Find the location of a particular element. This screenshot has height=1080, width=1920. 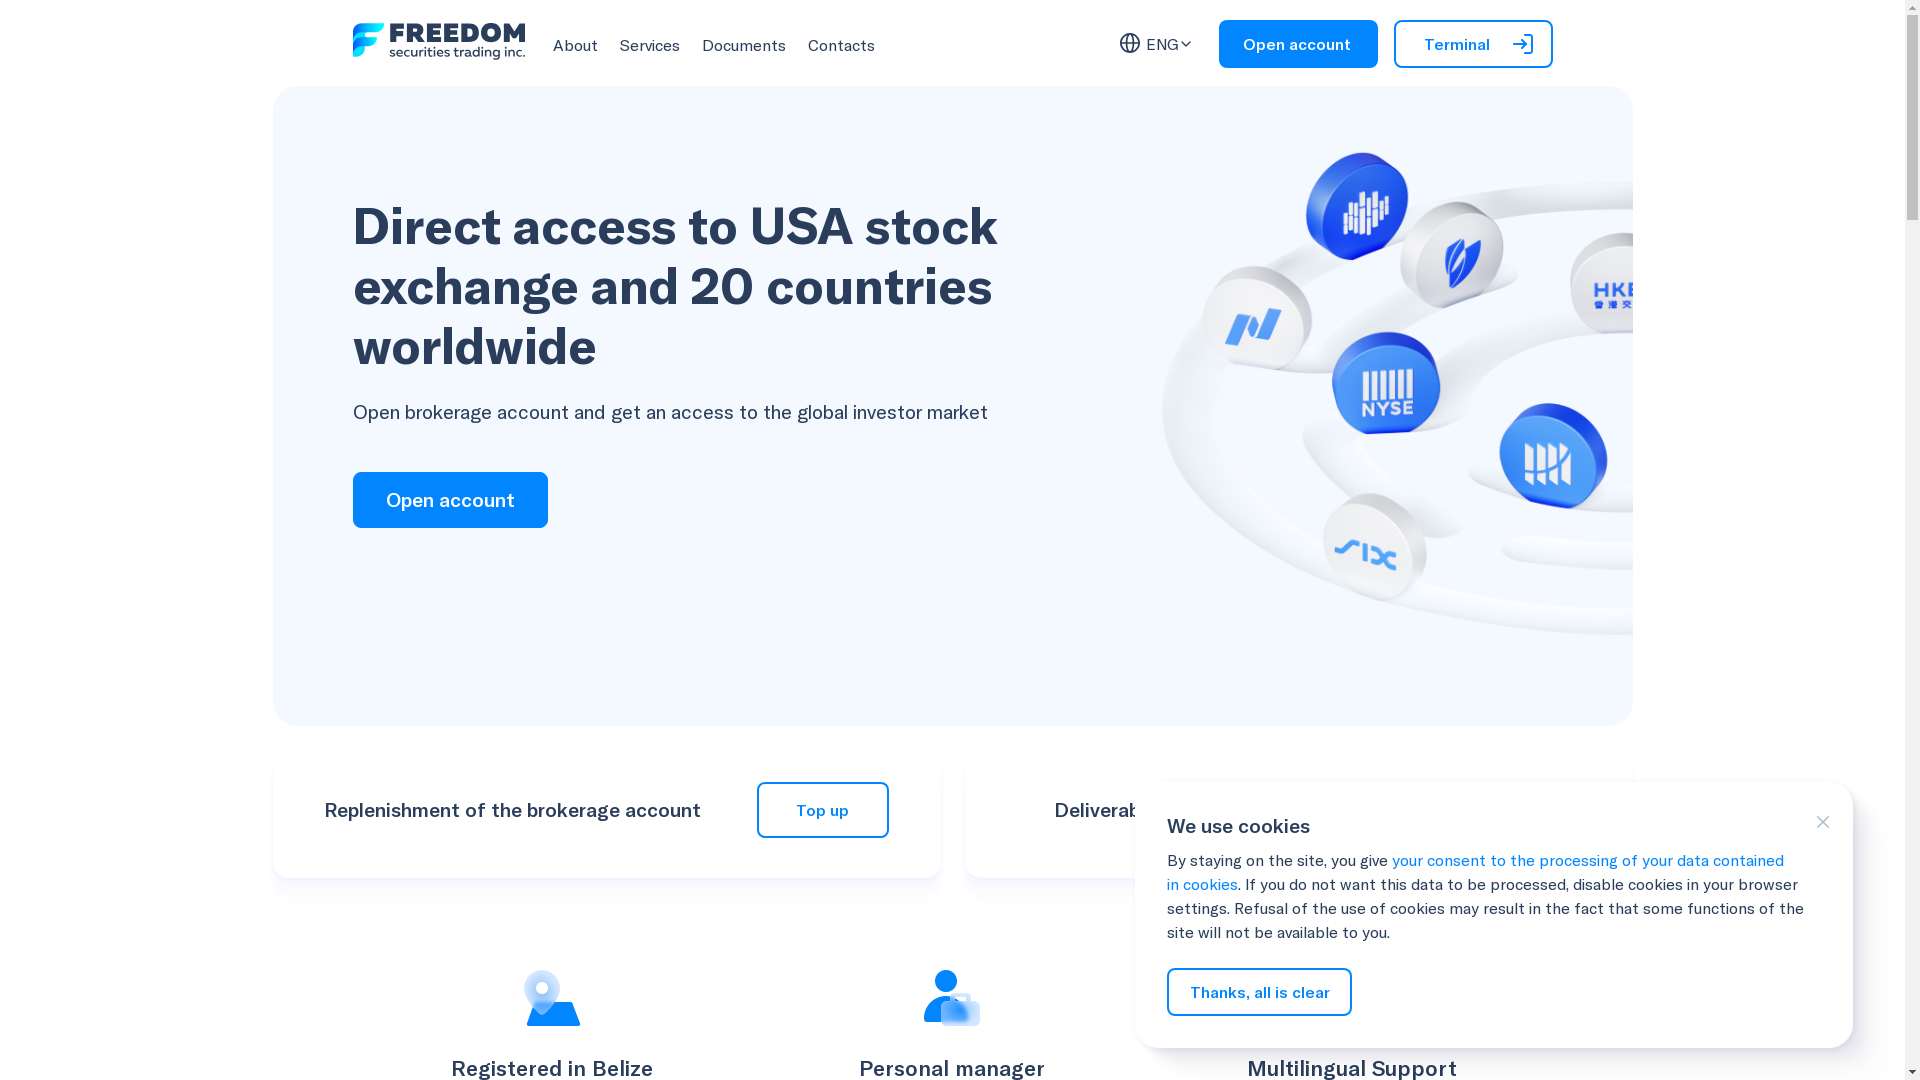

'Contacts' is located at coordinates (841, 45).